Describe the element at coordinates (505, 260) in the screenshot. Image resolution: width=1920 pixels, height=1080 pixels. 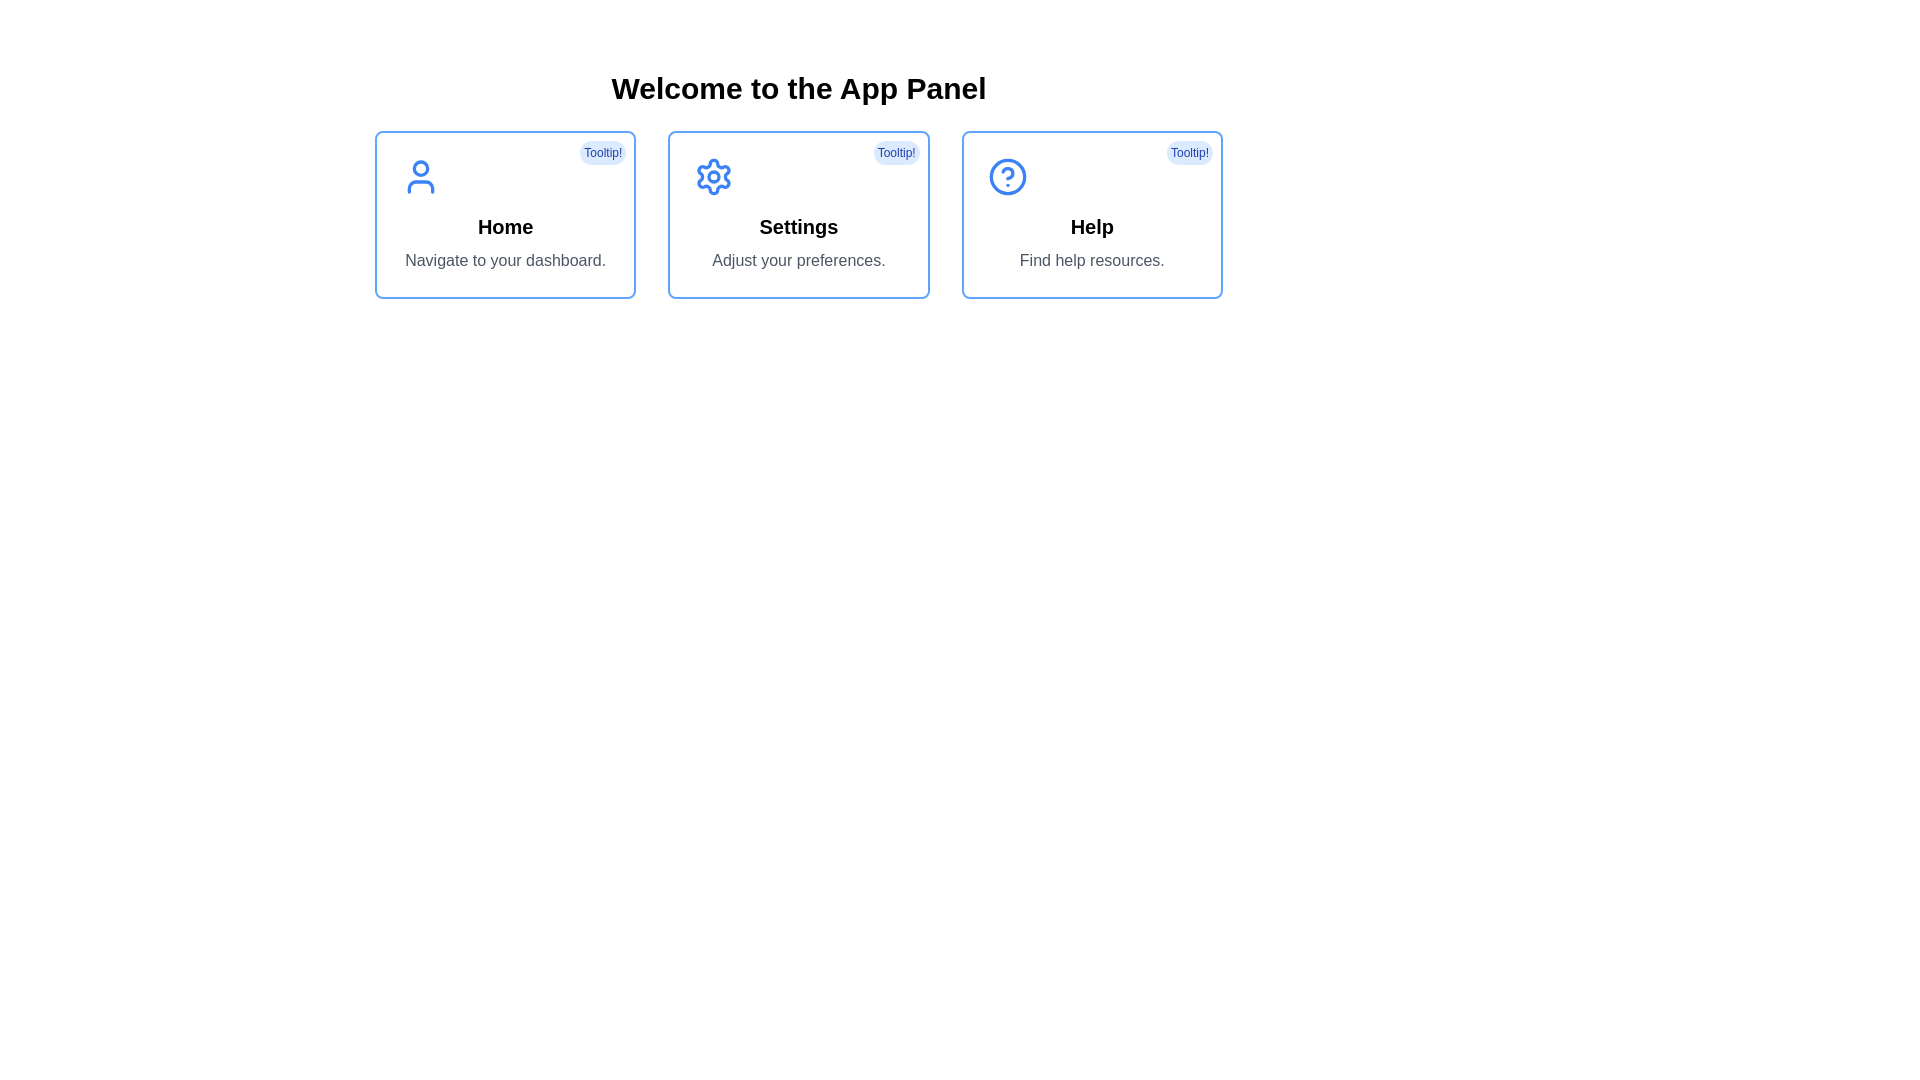
I see `the text label that reads 'Navigate to your dashboard.' located below the 'Home' text in the leftmost column of the interface` at that location.